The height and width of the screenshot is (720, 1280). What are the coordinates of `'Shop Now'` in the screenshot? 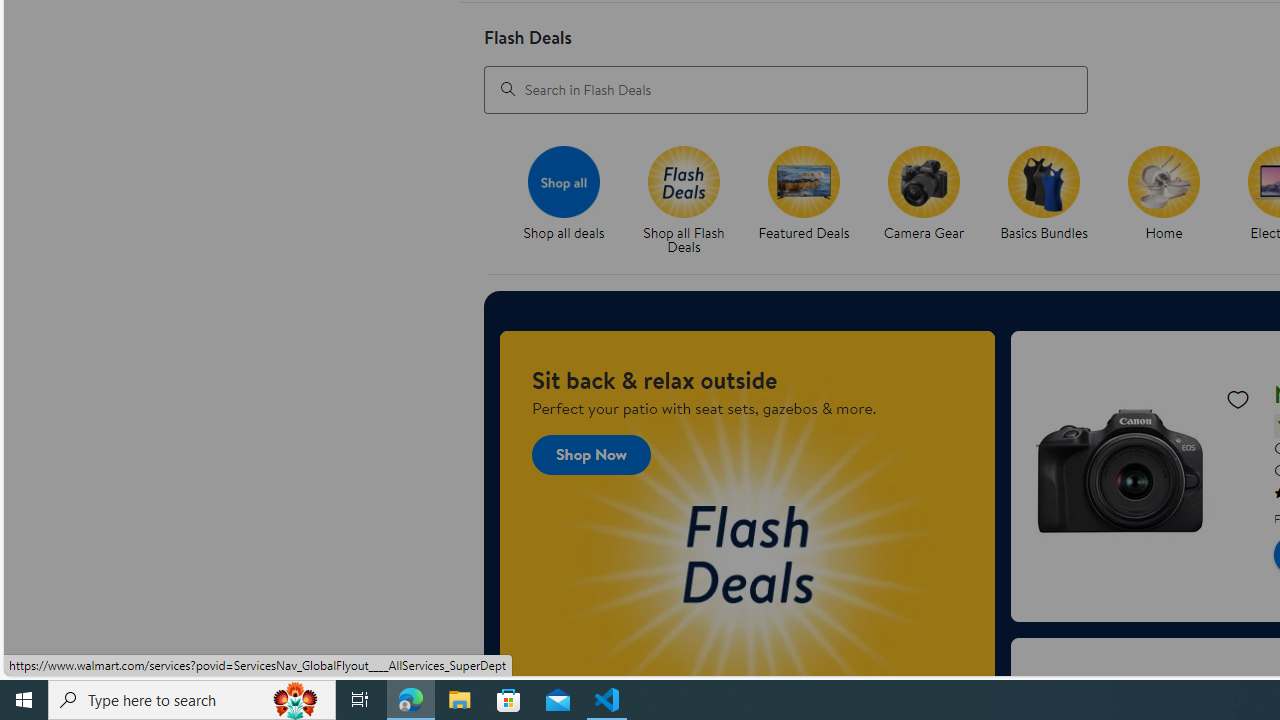 It's located at (591, 454).